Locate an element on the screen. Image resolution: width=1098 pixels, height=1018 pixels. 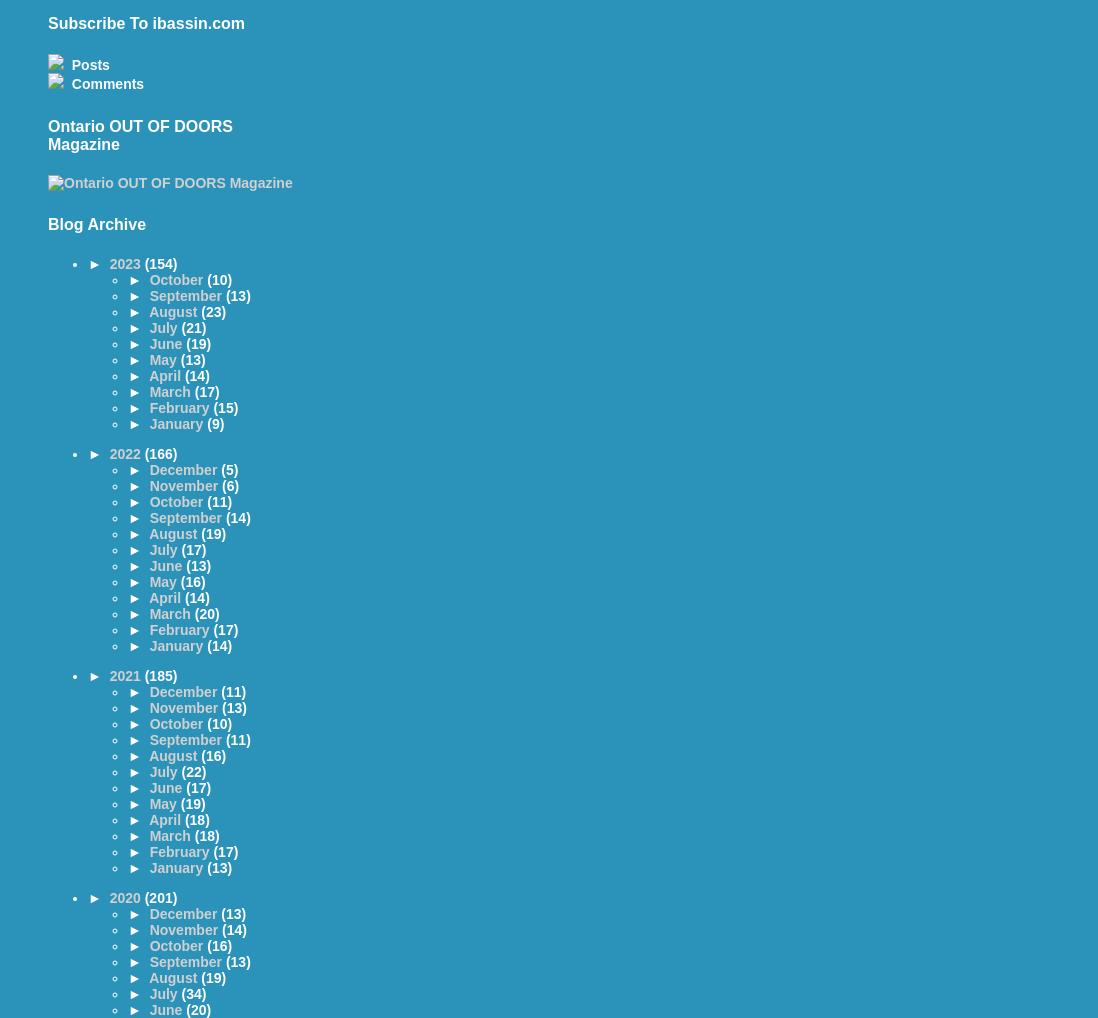
'(23)' is located at coordinates (212, 311).